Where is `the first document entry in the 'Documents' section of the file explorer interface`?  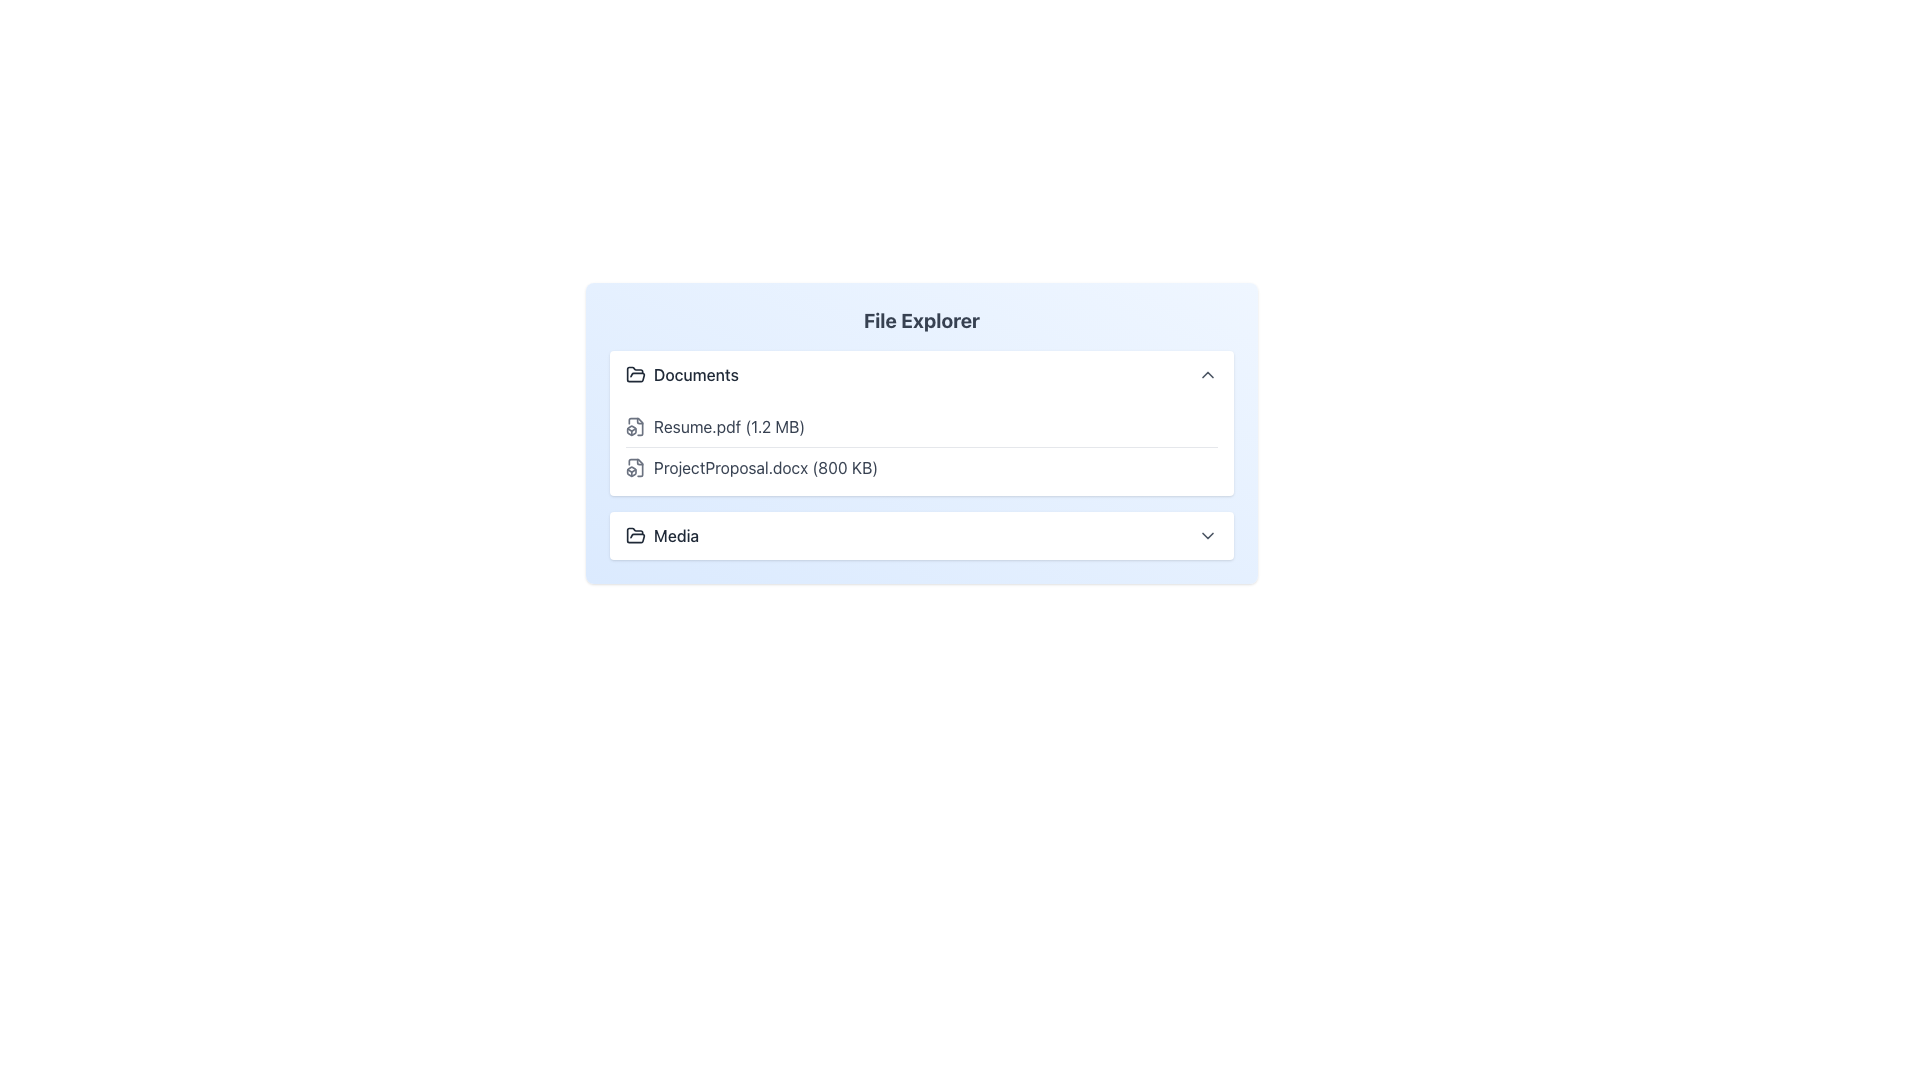 the first document entry in the 'Documents' section of the file explorer interface is located at coordinates (920, 446).